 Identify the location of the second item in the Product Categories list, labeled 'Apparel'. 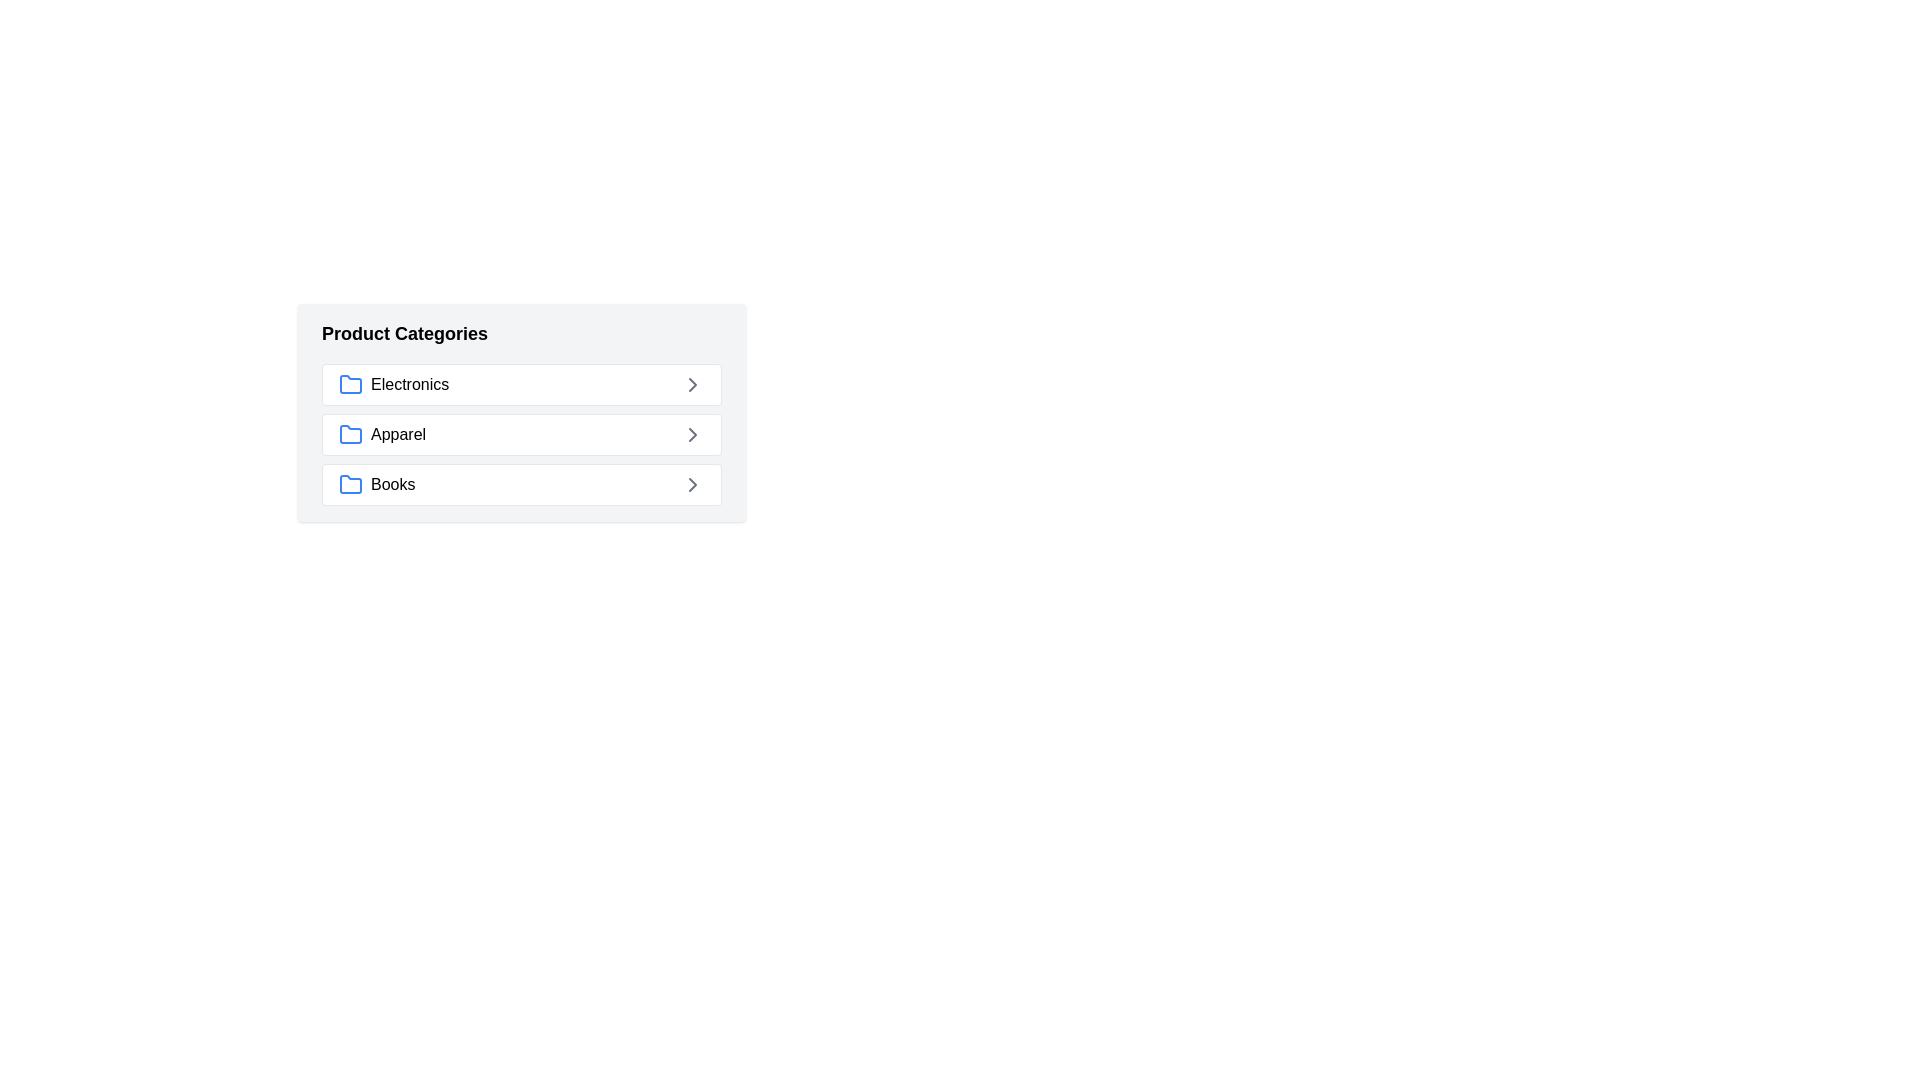
(522, 434).